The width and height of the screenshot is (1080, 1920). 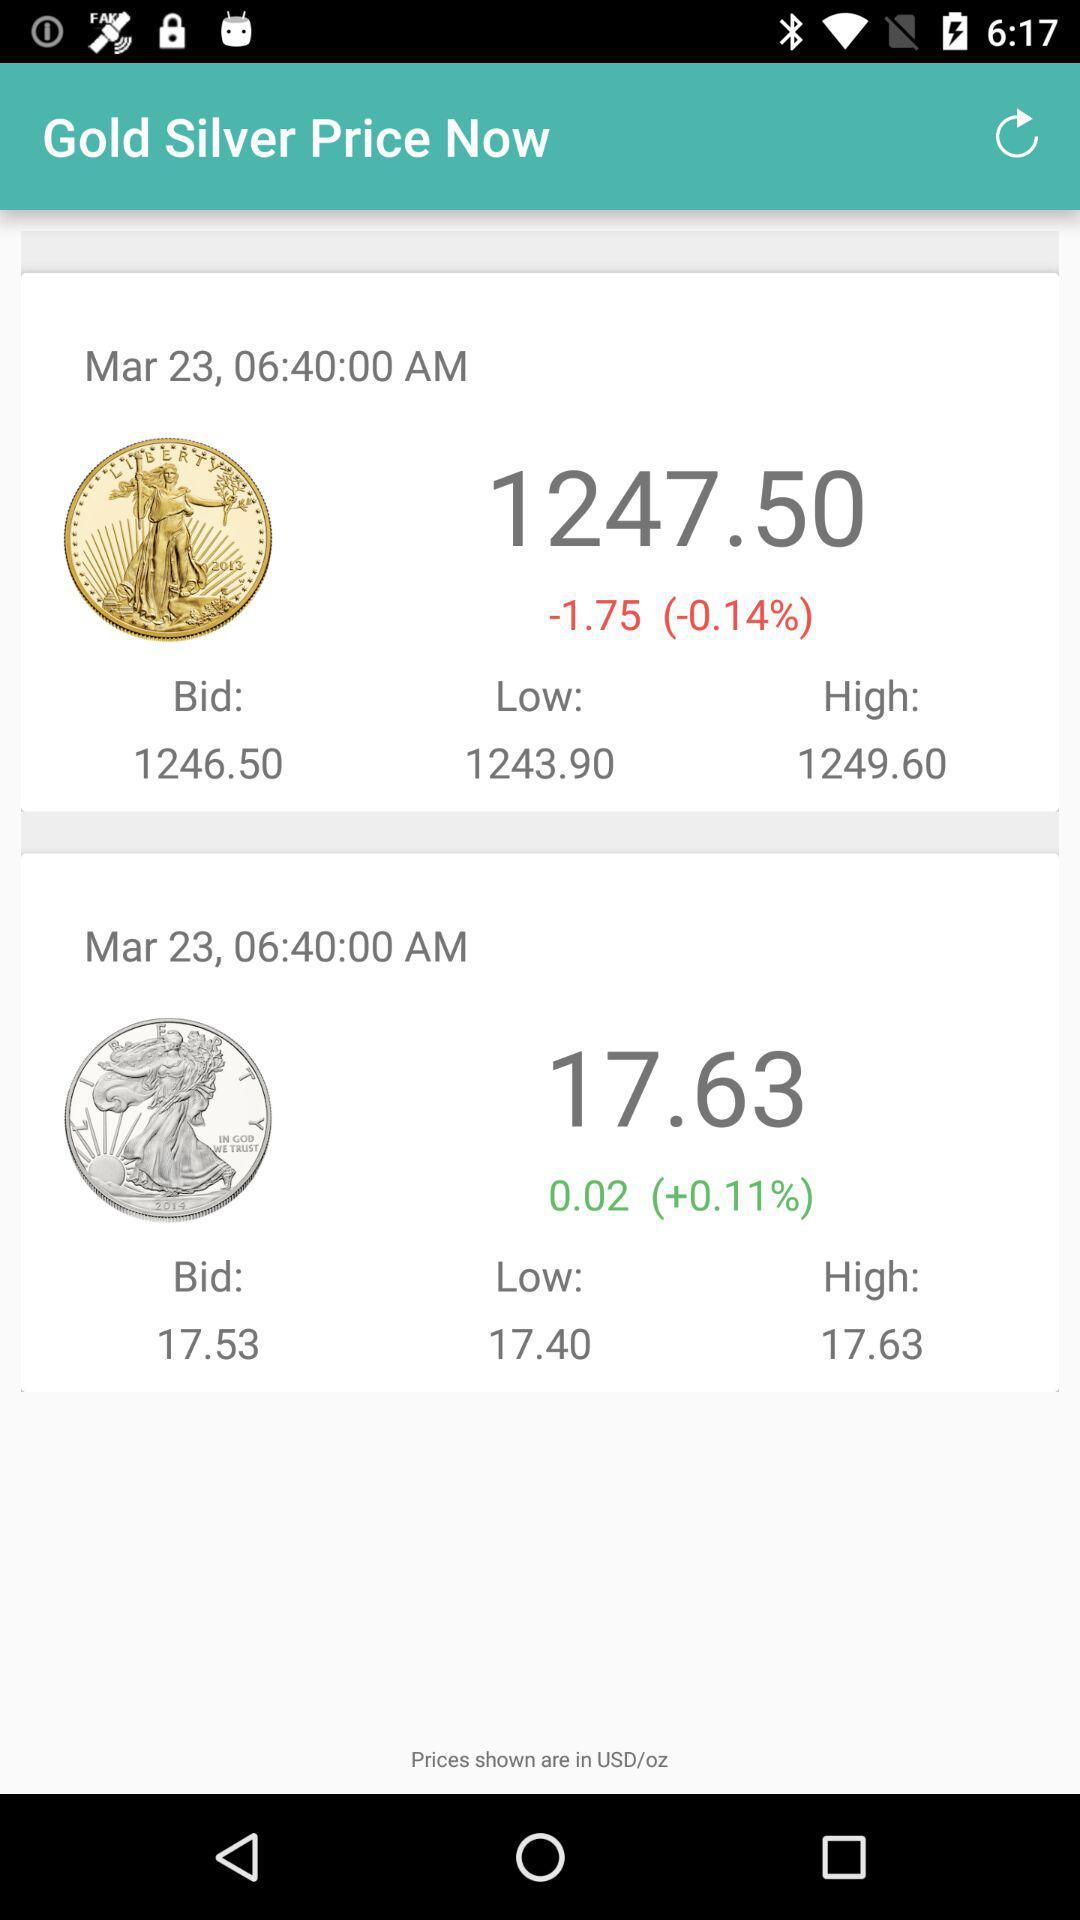 What do you see at coordinates (1017, 135) in the screenshot?
I see `refresh prices` at bounding box center [1017, 135].